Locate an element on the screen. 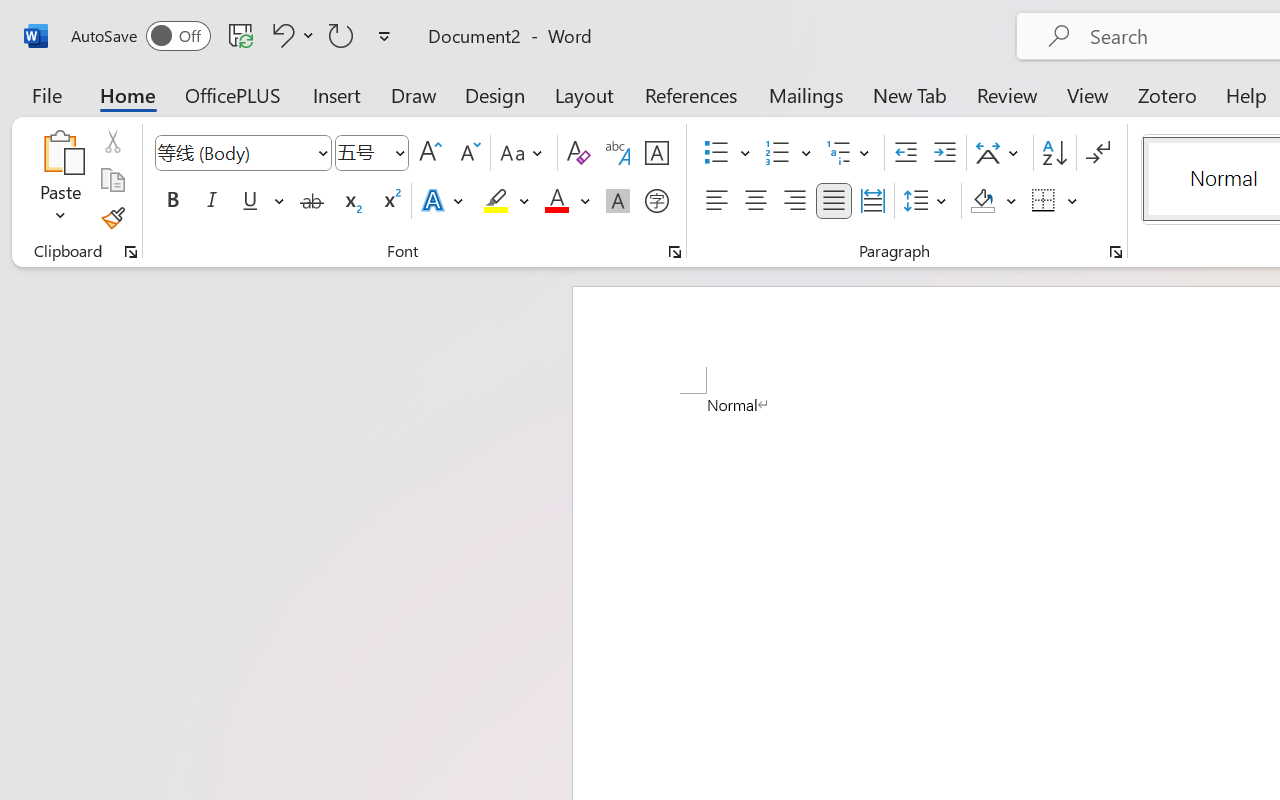 Image resolution: width=1280 pixels, height=800 pixels. 'Undo Apply Quick Style' is located at coordinates (279, 34).